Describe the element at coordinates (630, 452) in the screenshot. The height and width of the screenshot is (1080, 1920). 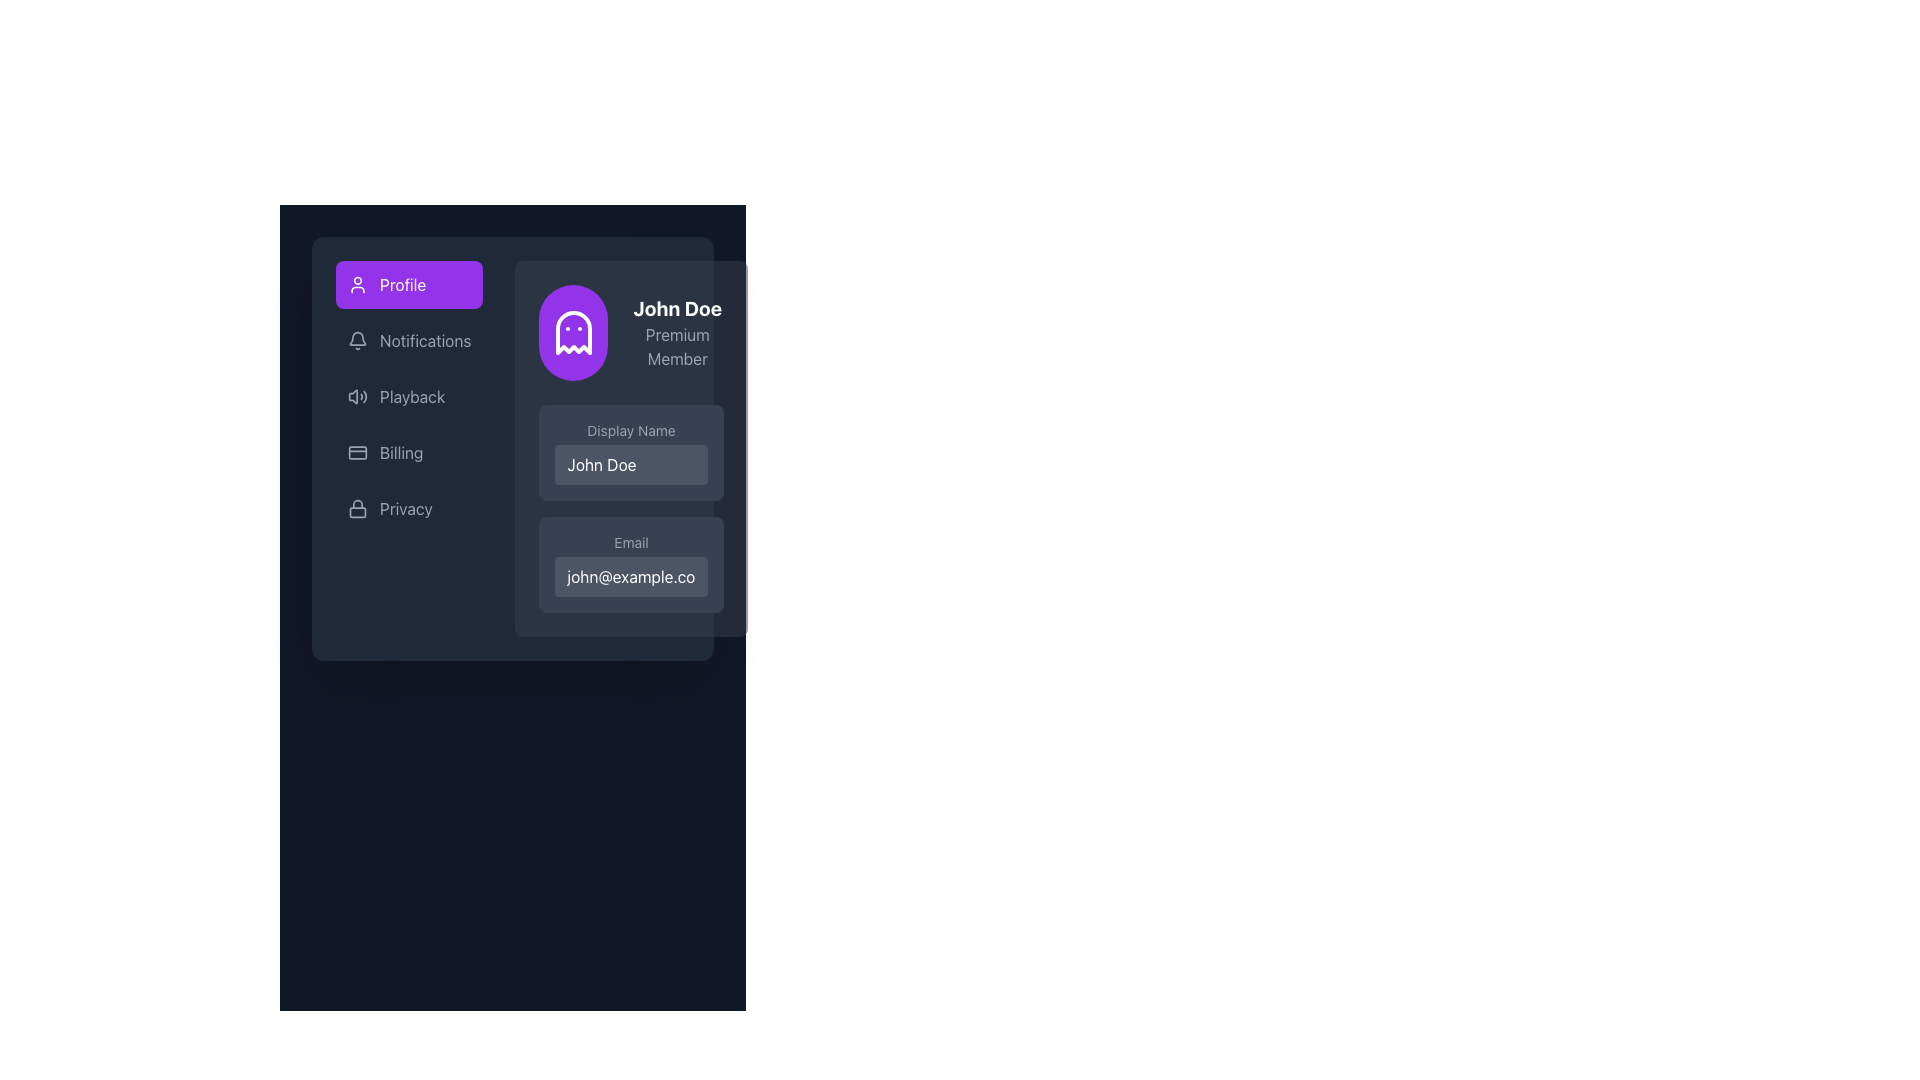
I see `the text input field for 'Display Name' located in the central panel of the UI` at that location.